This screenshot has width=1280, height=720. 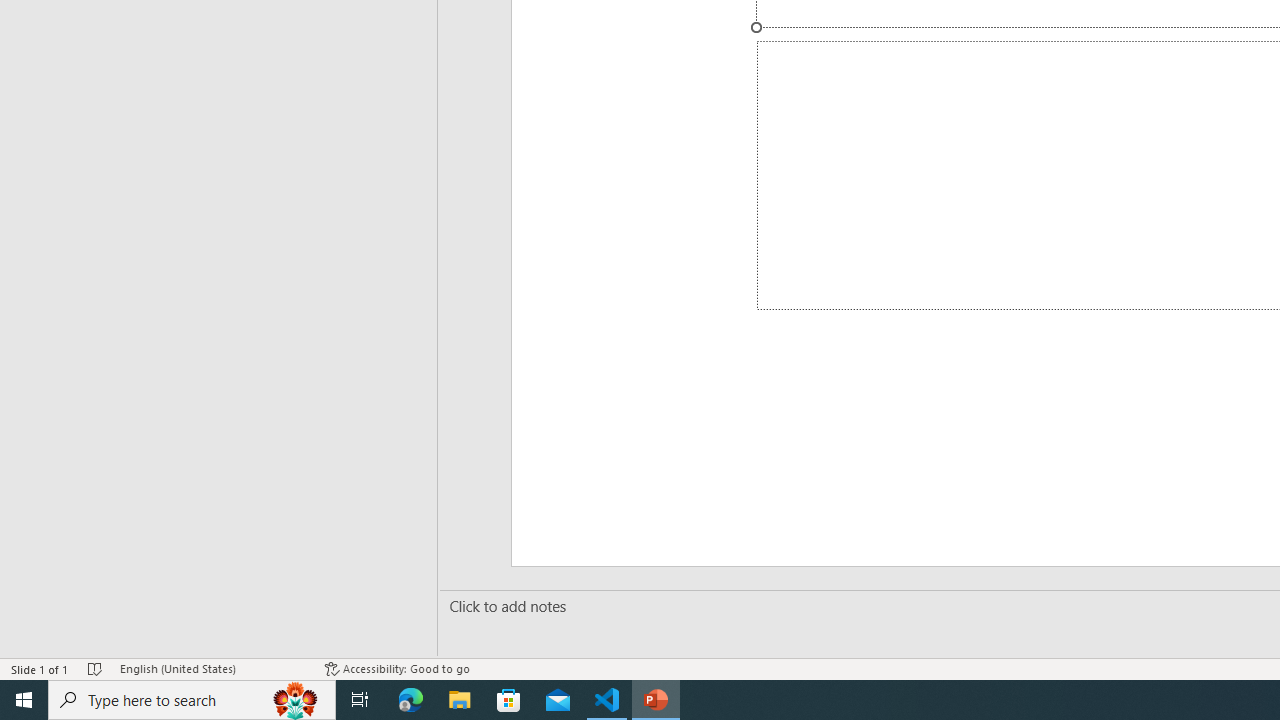 What do you see at coordinates (397, 669) in the screenshot?
I see `'Accessibility Checker Accessibility: Good to go'` at bounding box center [397, 669].